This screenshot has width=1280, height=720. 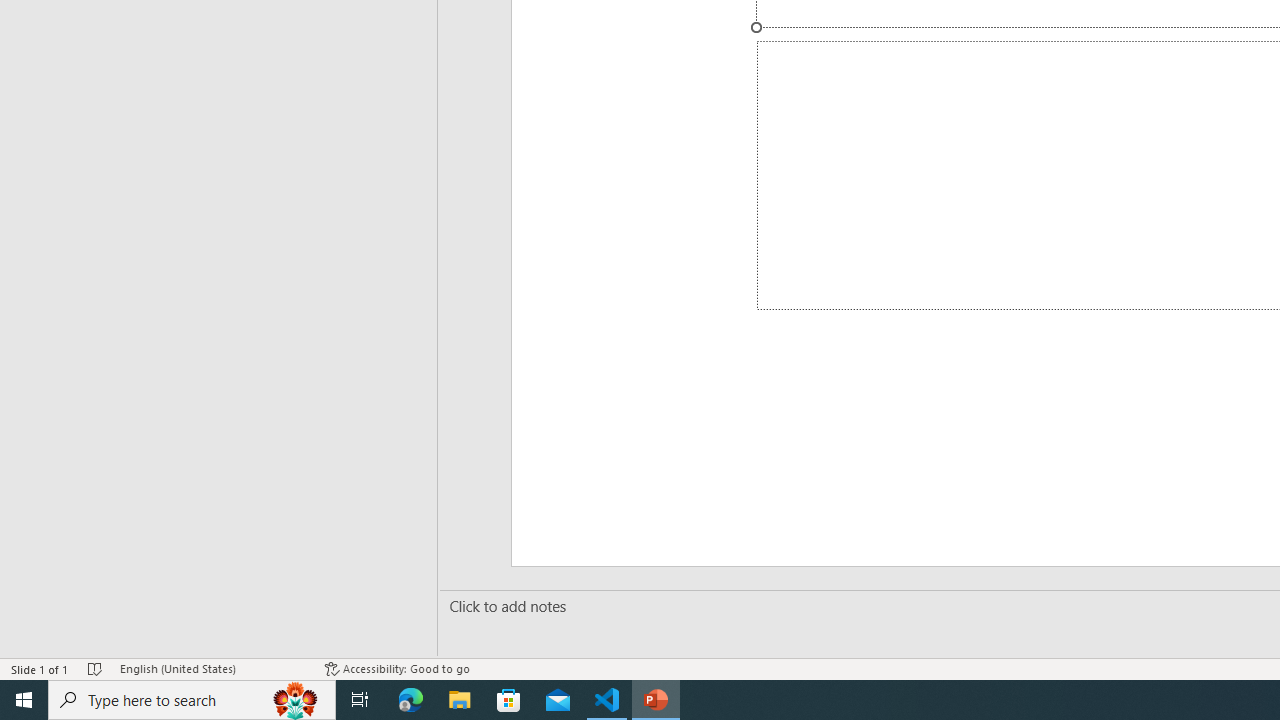 What do you see at coordinates (397, 669) in the screenshot?
I see `'Accessibility Checker Accessibility: Good to go'` at bounding box center [397, 669].